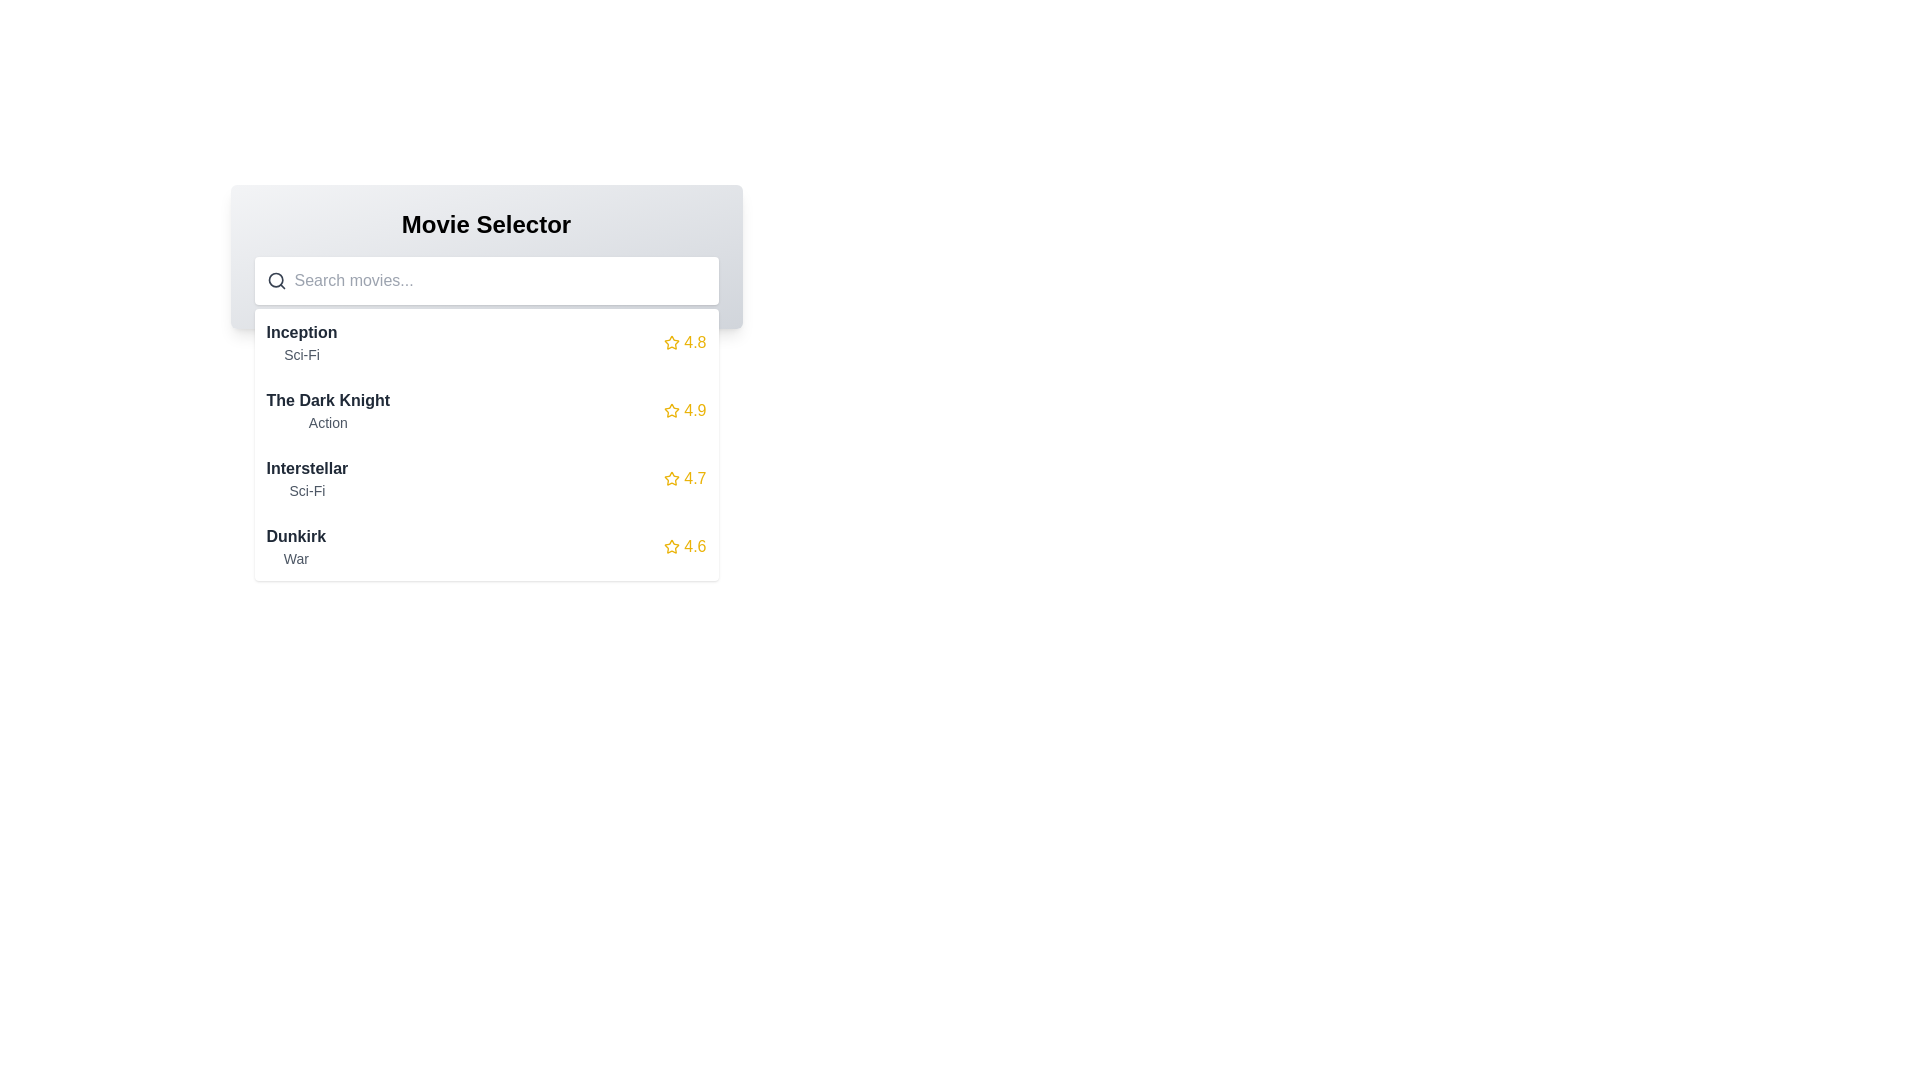 Image resolution: width=1920 pixels, height=1080 pixels. I want to click on the text label representing the title of a movie, which is the first line in the 'Movie Selector' list entry, located between 'Inception' and 'Interstellar', so click(328, 401).